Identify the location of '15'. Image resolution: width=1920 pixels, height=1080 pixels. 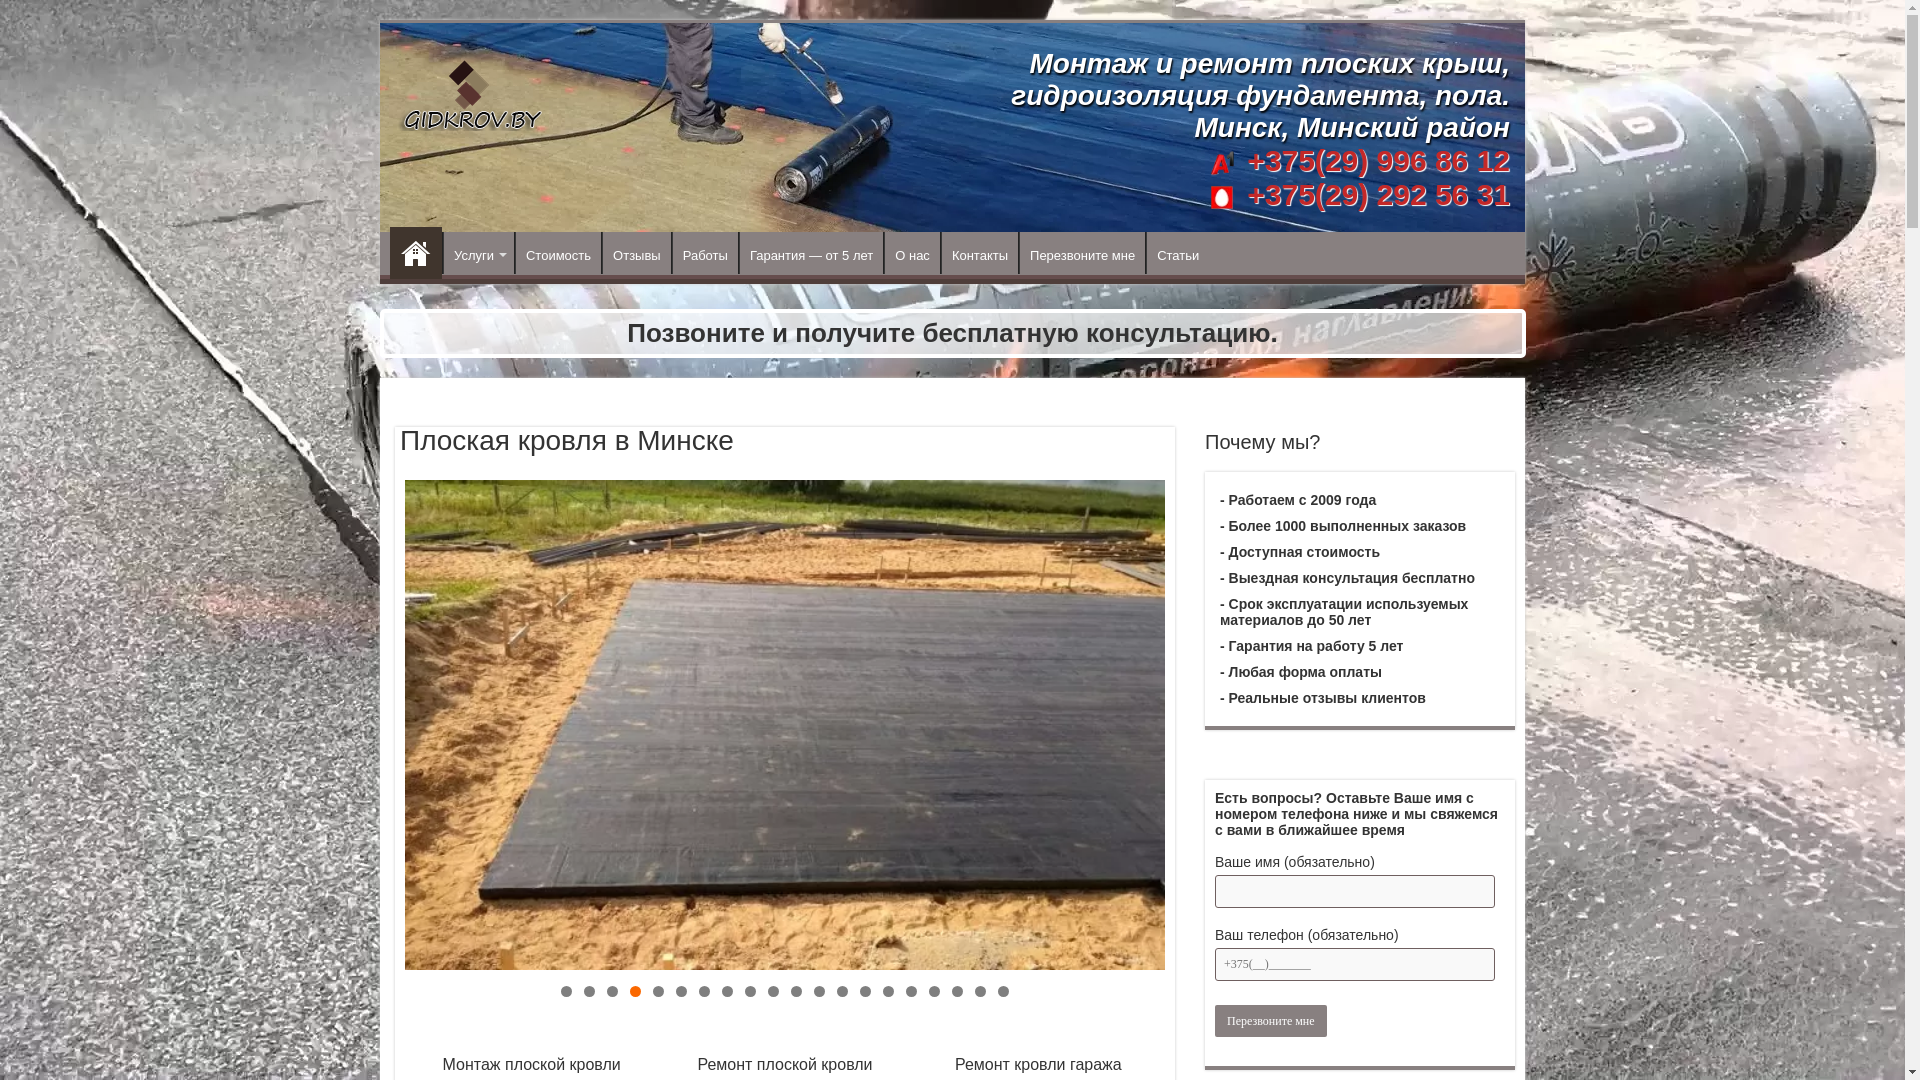
(887, 991).